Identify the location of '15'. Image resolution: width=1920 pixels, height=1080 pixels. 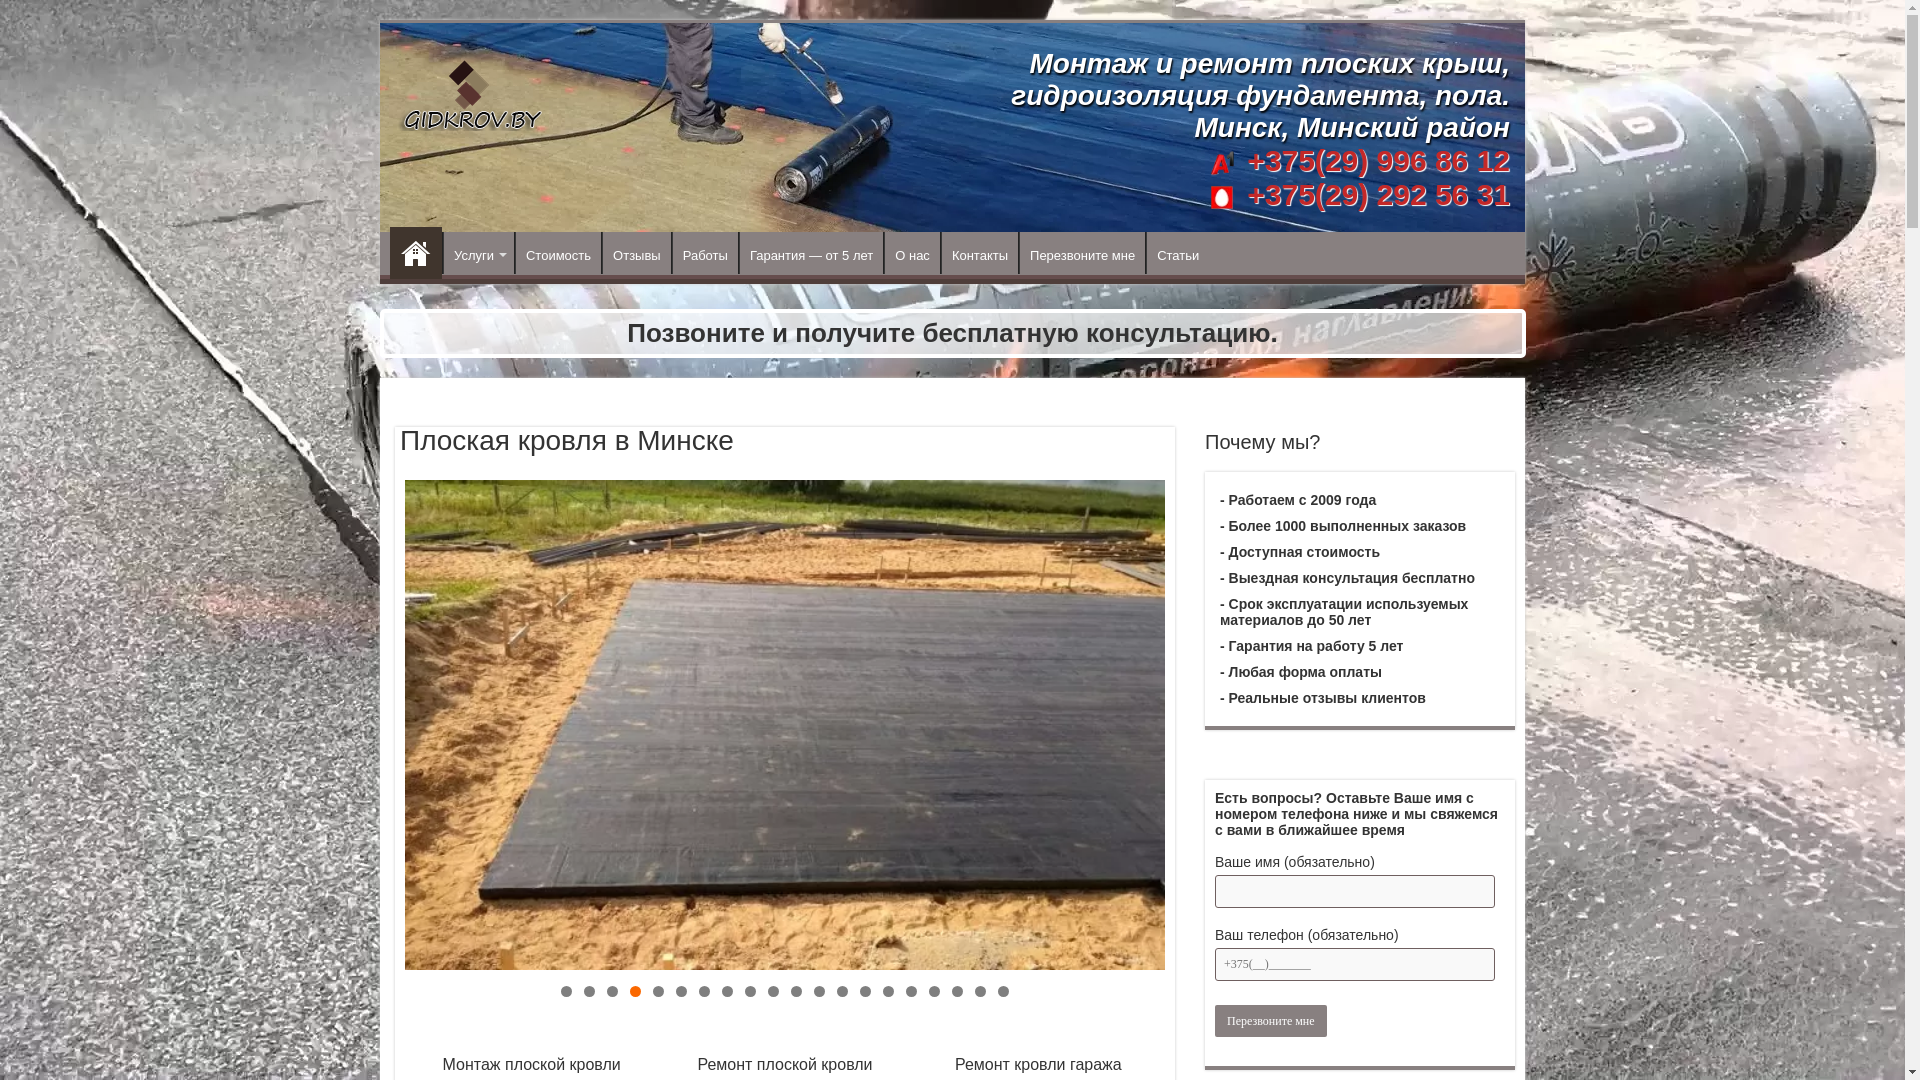
(887, 991).